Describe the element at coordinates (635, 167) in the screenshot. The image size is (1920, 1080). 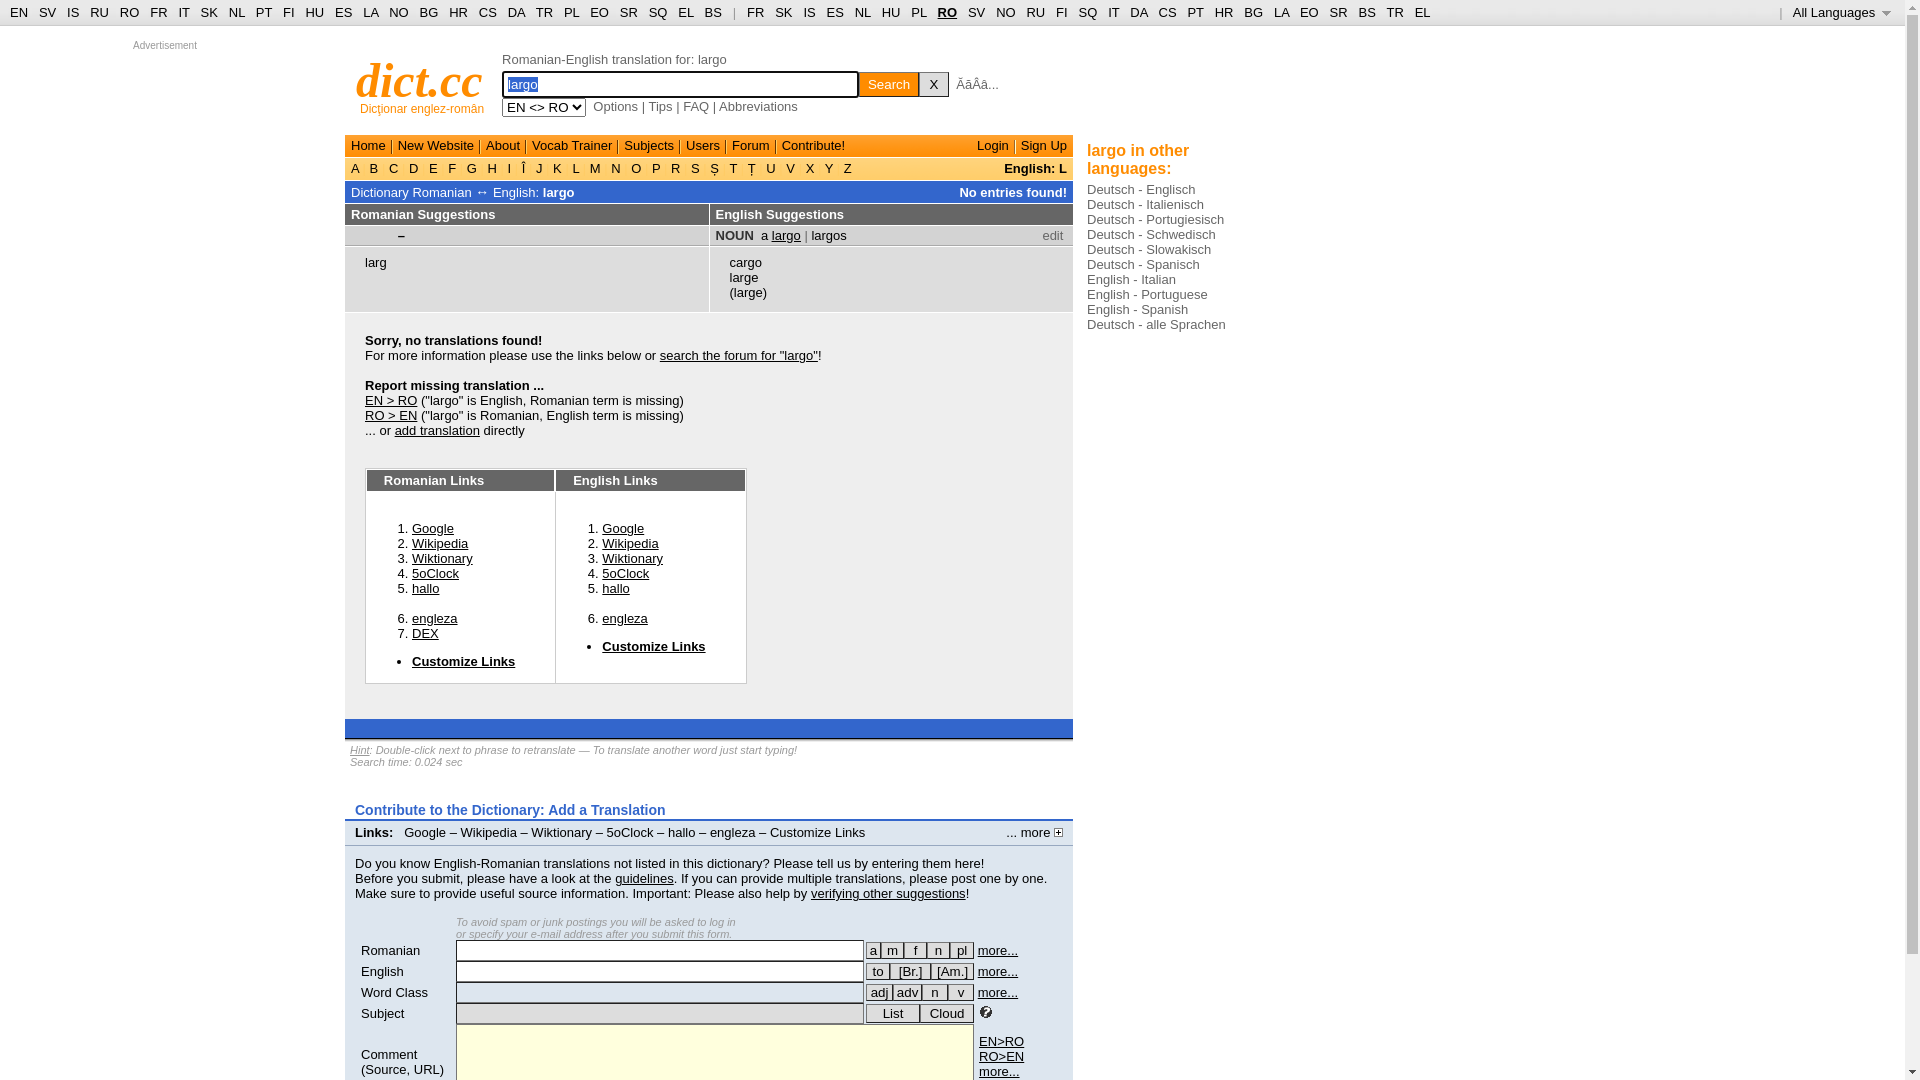
I see `'O'` at that location.